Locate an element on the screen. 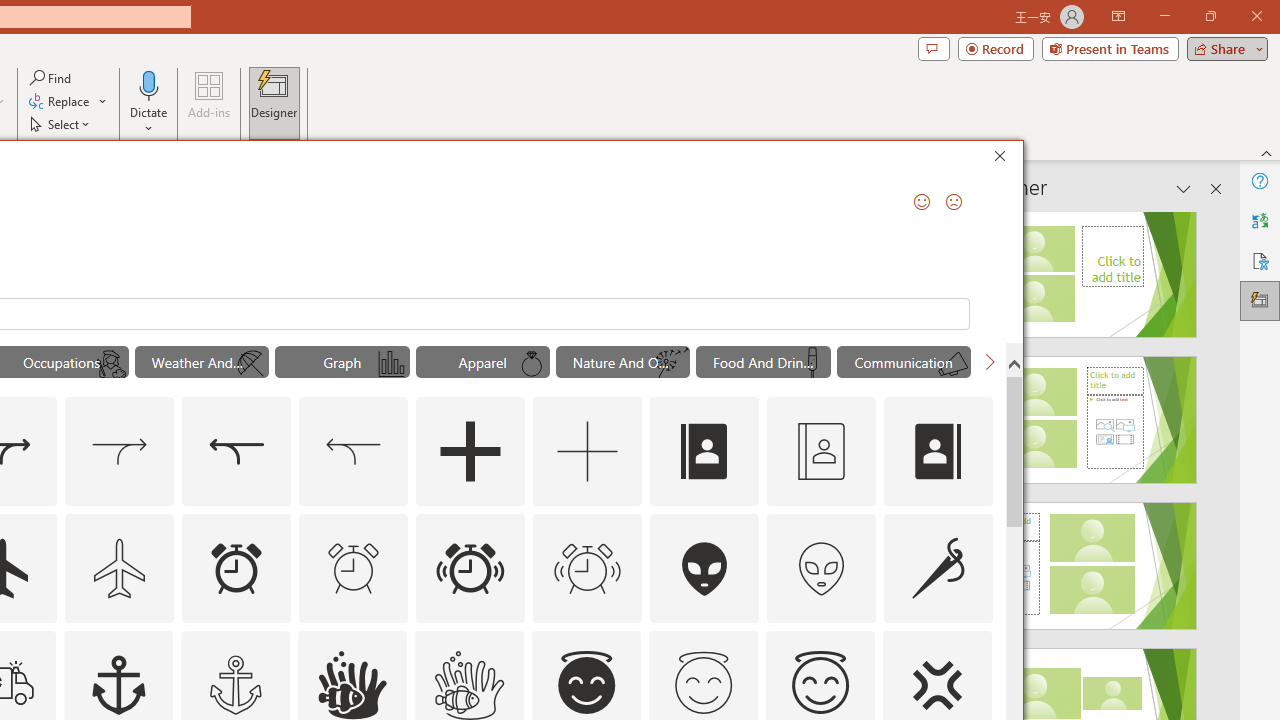 This screenshot has width=1280, height=720. '"Weather And Seasons" Icons.' is located at coordinates (201, 362).